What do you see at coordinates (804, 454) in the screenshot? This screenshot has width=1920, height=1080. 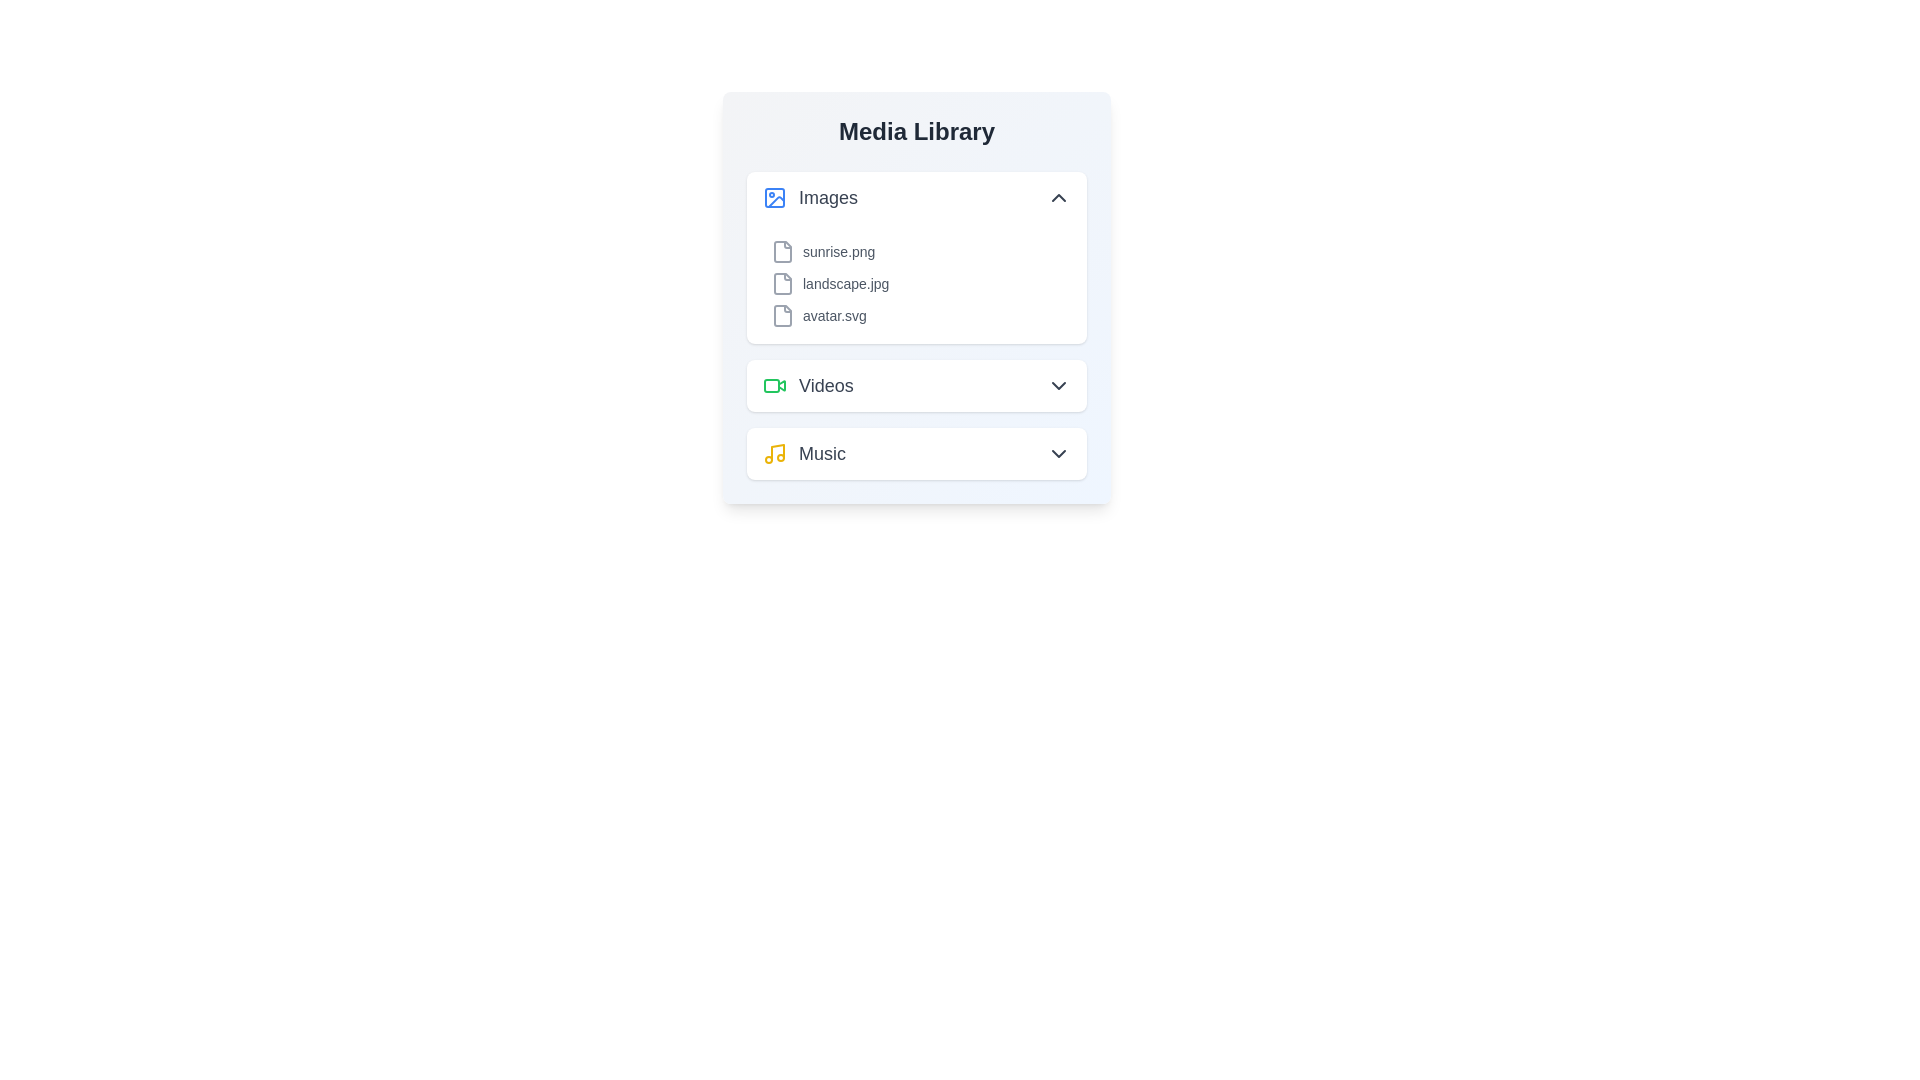 I see `the 'Music' label with the adjacent yellow musical note icon` at bounding box center [804, 454].